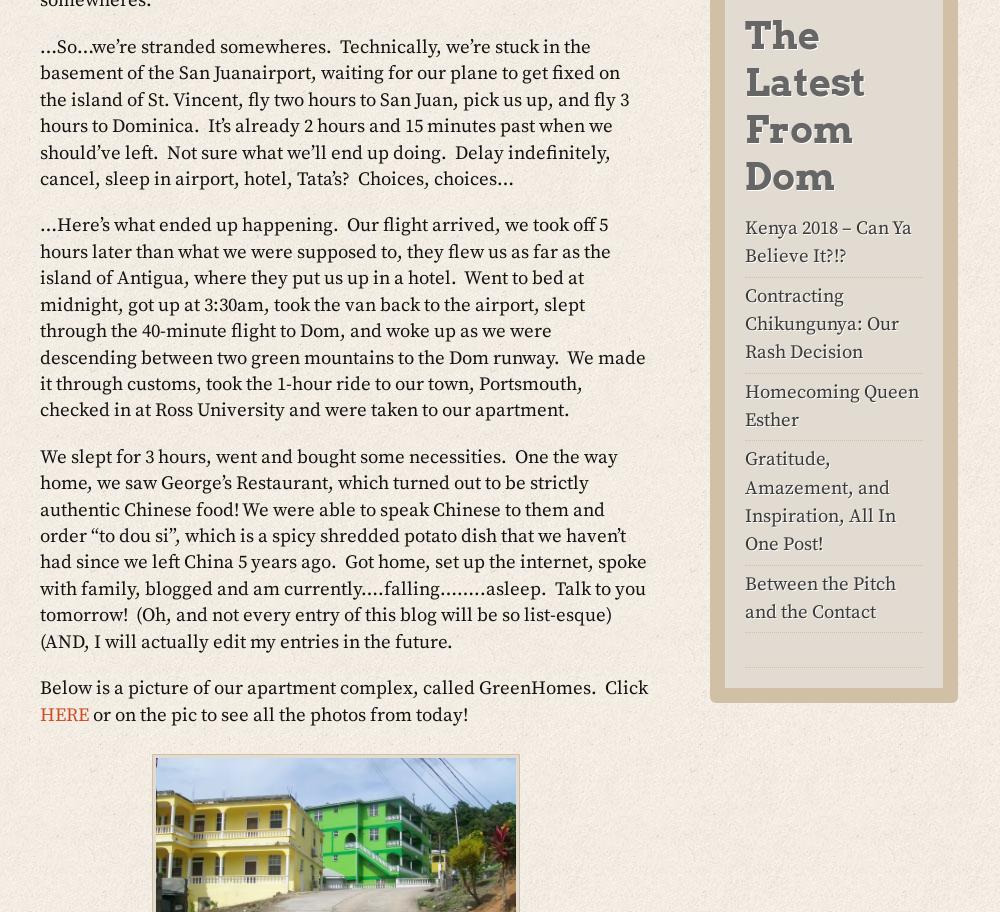 The image size is (1000, 912). I want to click on 'or on the pic to see all the photos from today!', so click(278, 714).